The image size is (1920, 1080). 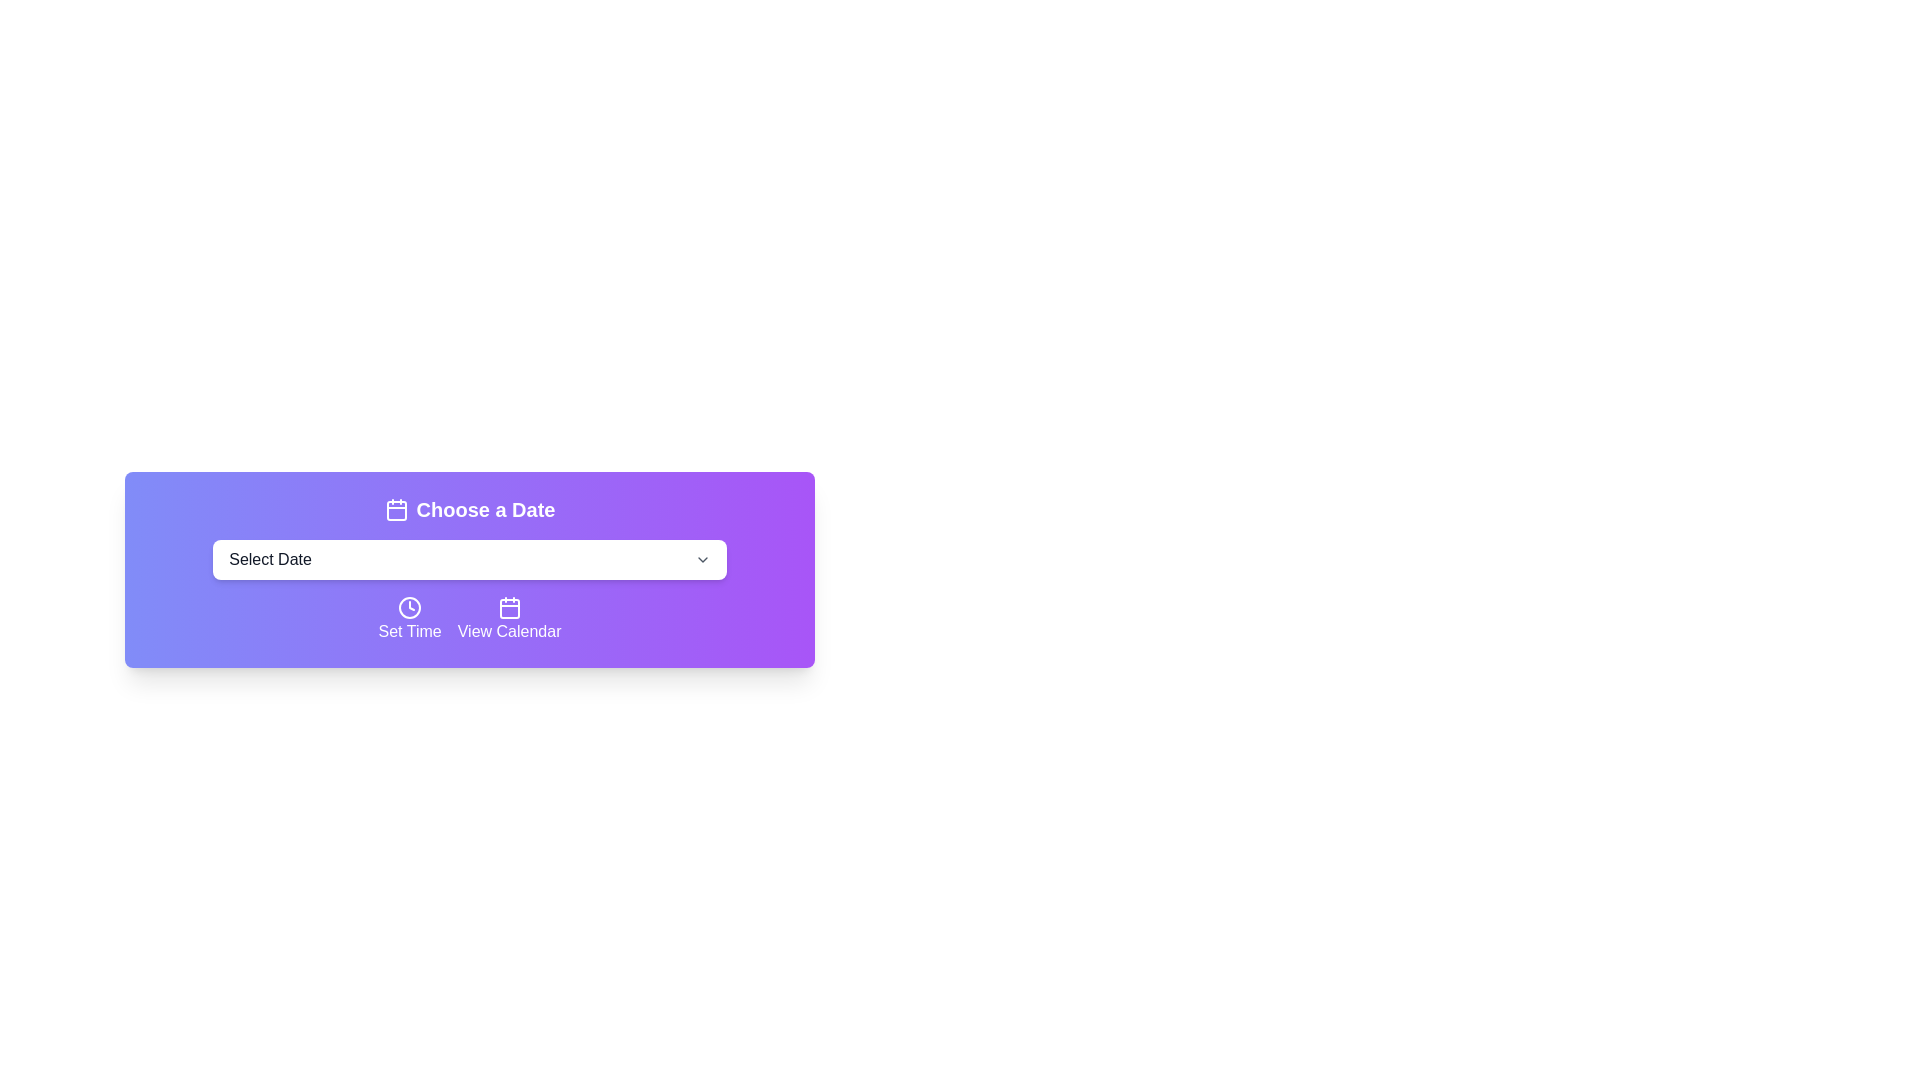 I want to click on the 'Set Time' button located leftmost among the buttons below the date picker, so click(x=409, y=607).